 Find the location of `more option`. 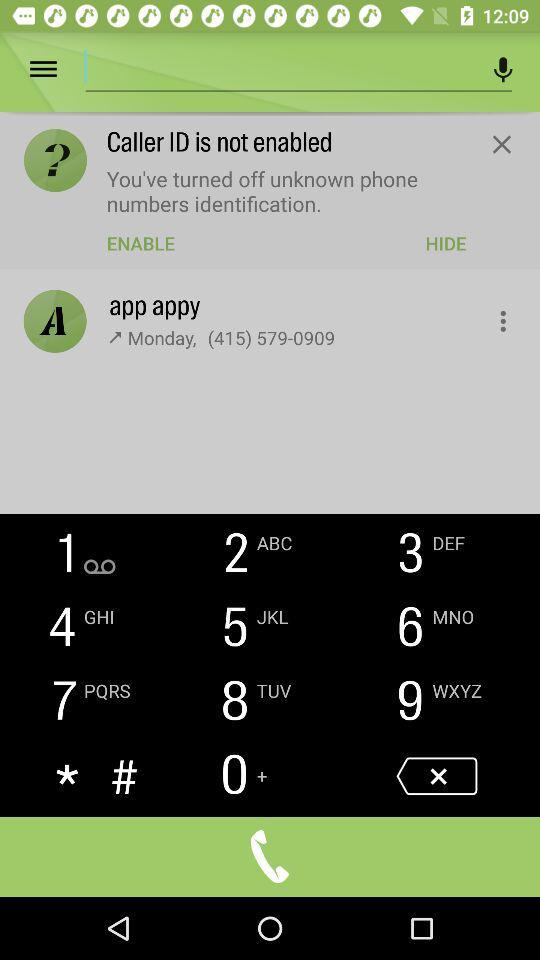

more option is located at coordinates (57, 69).